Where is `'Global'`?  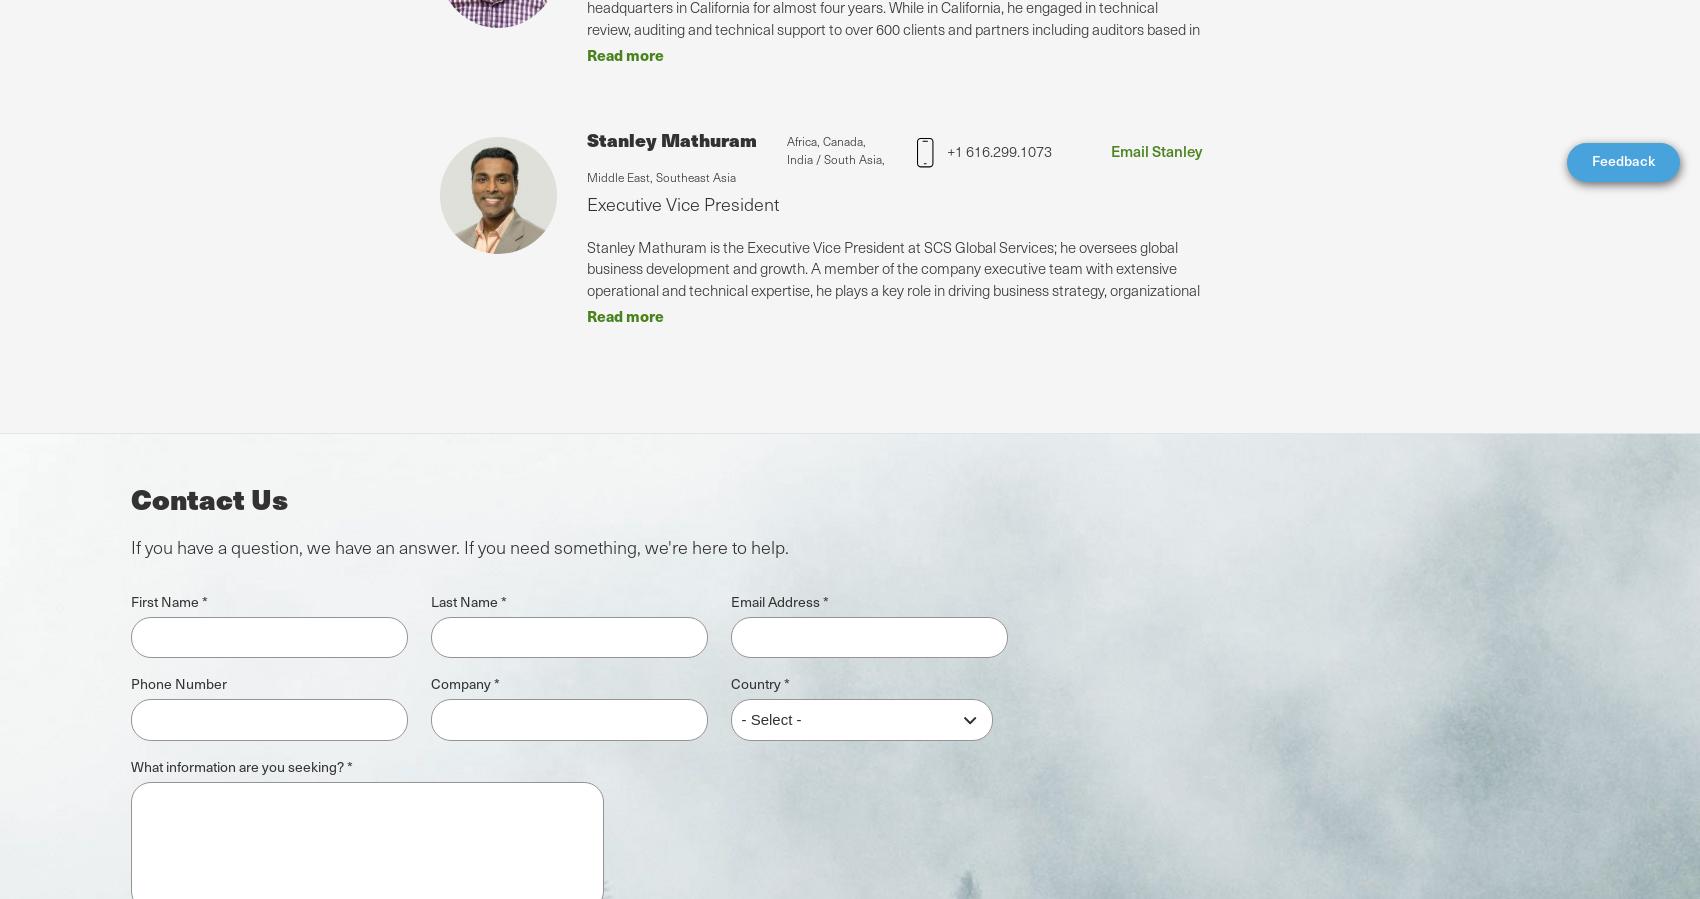
'Global' is located at coordinates (69, 772).